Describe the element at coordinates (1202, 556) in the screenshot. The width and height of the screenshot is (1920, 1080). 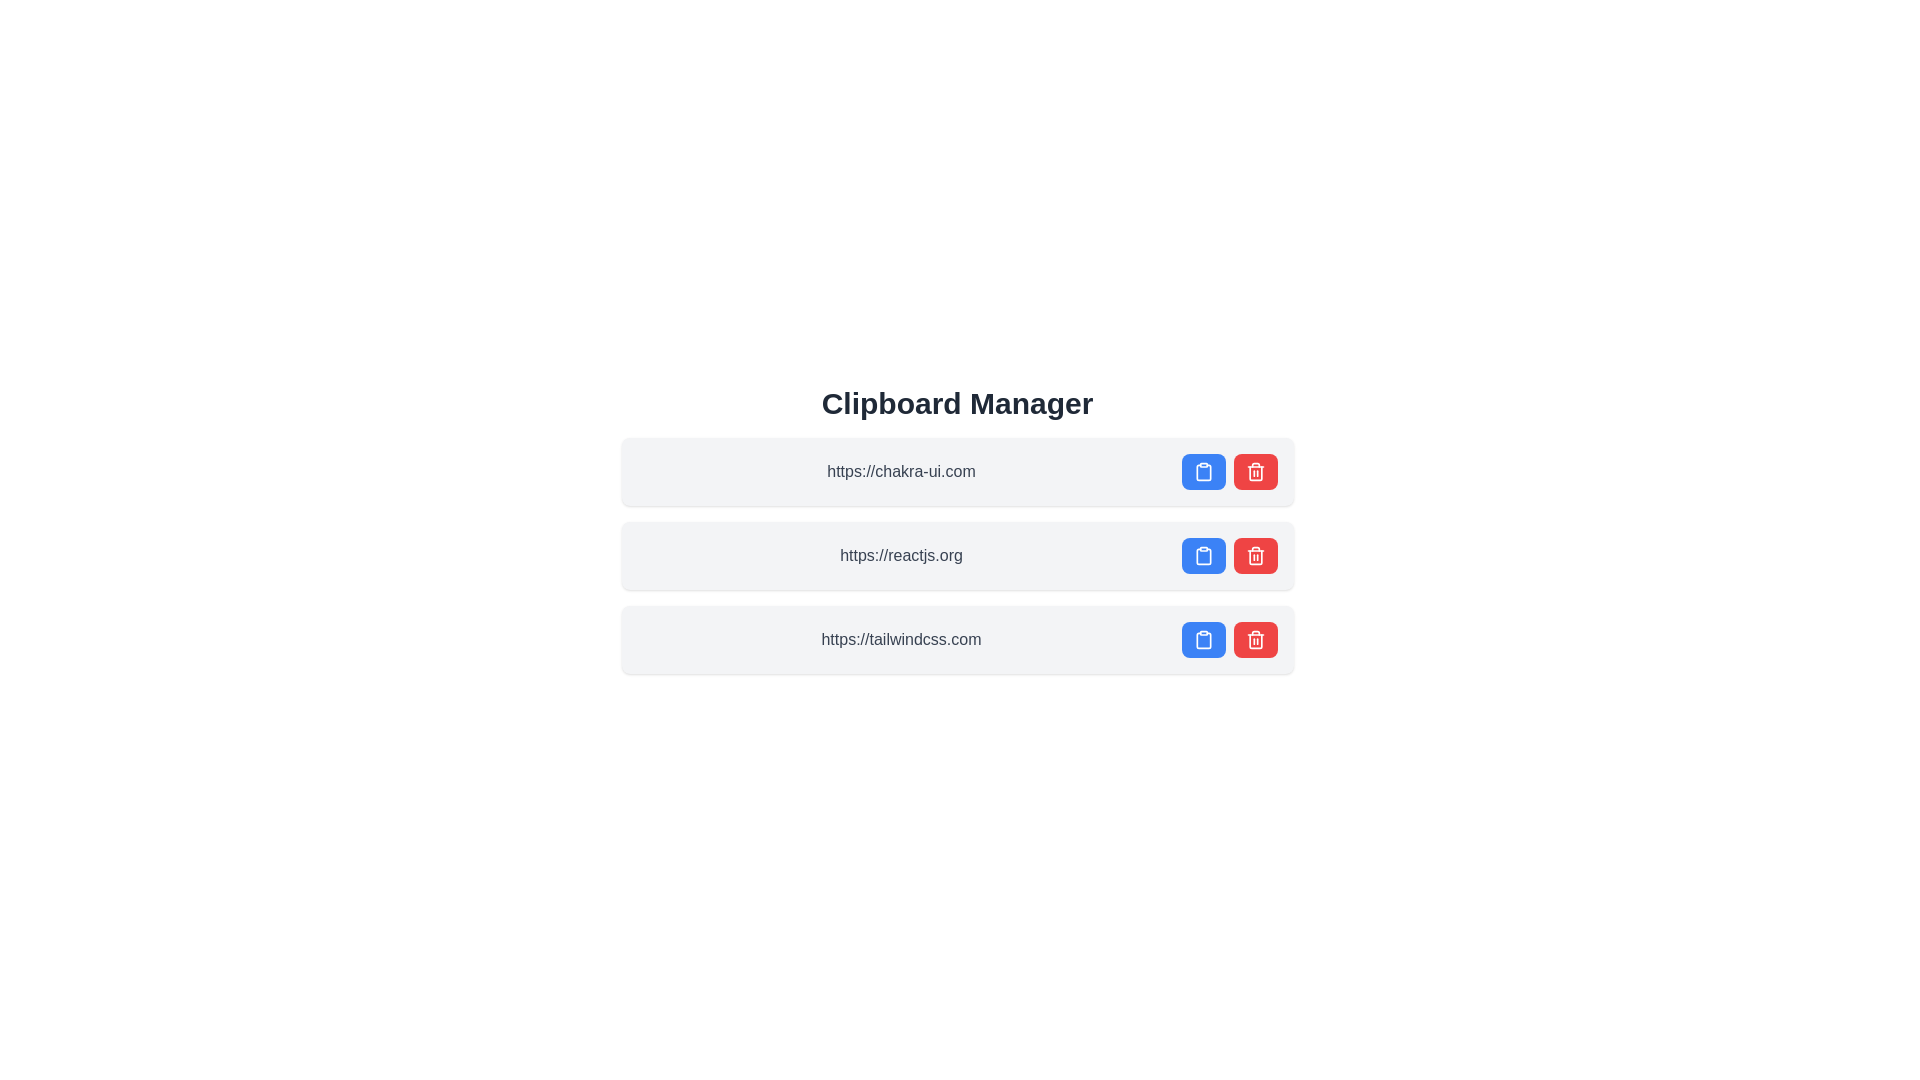
I see `the blue button located in the middle row, to the left of the red delete icon` at that location.